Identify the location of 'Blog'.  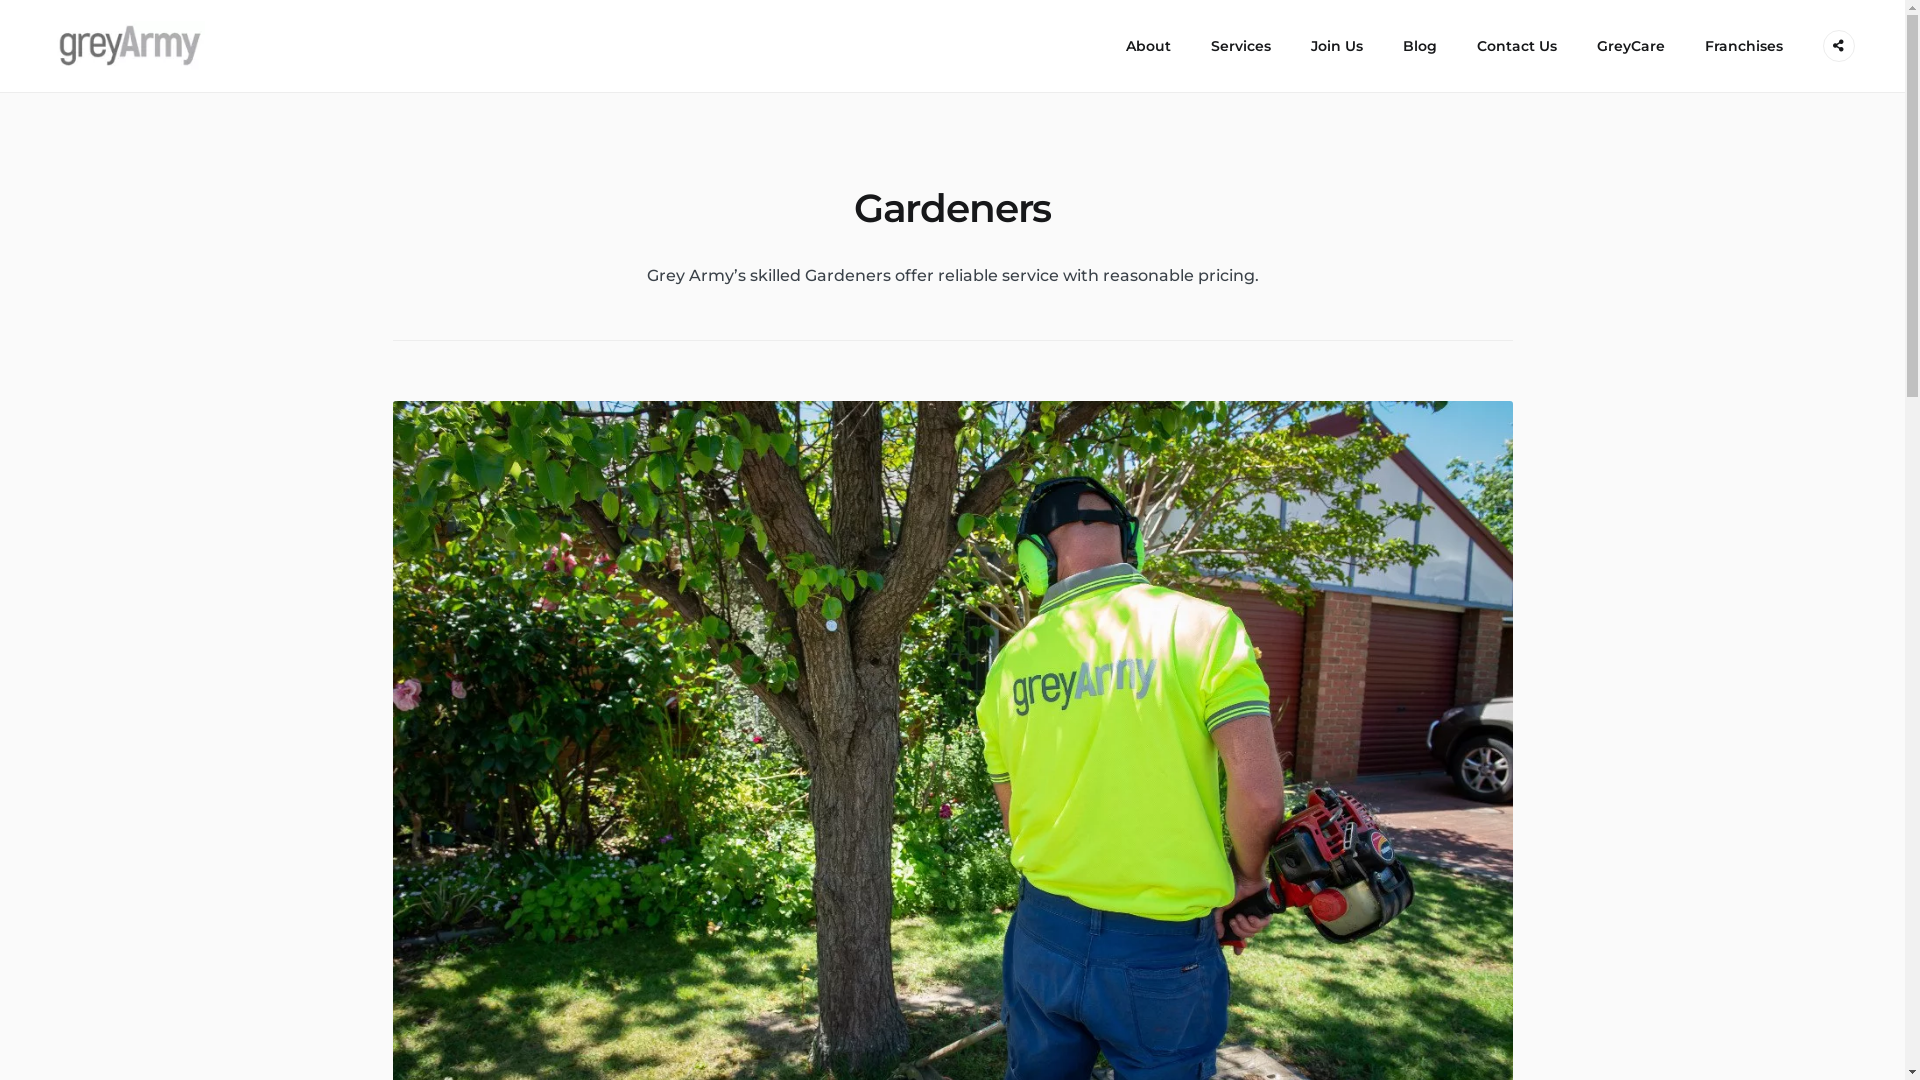
(1419, 45).